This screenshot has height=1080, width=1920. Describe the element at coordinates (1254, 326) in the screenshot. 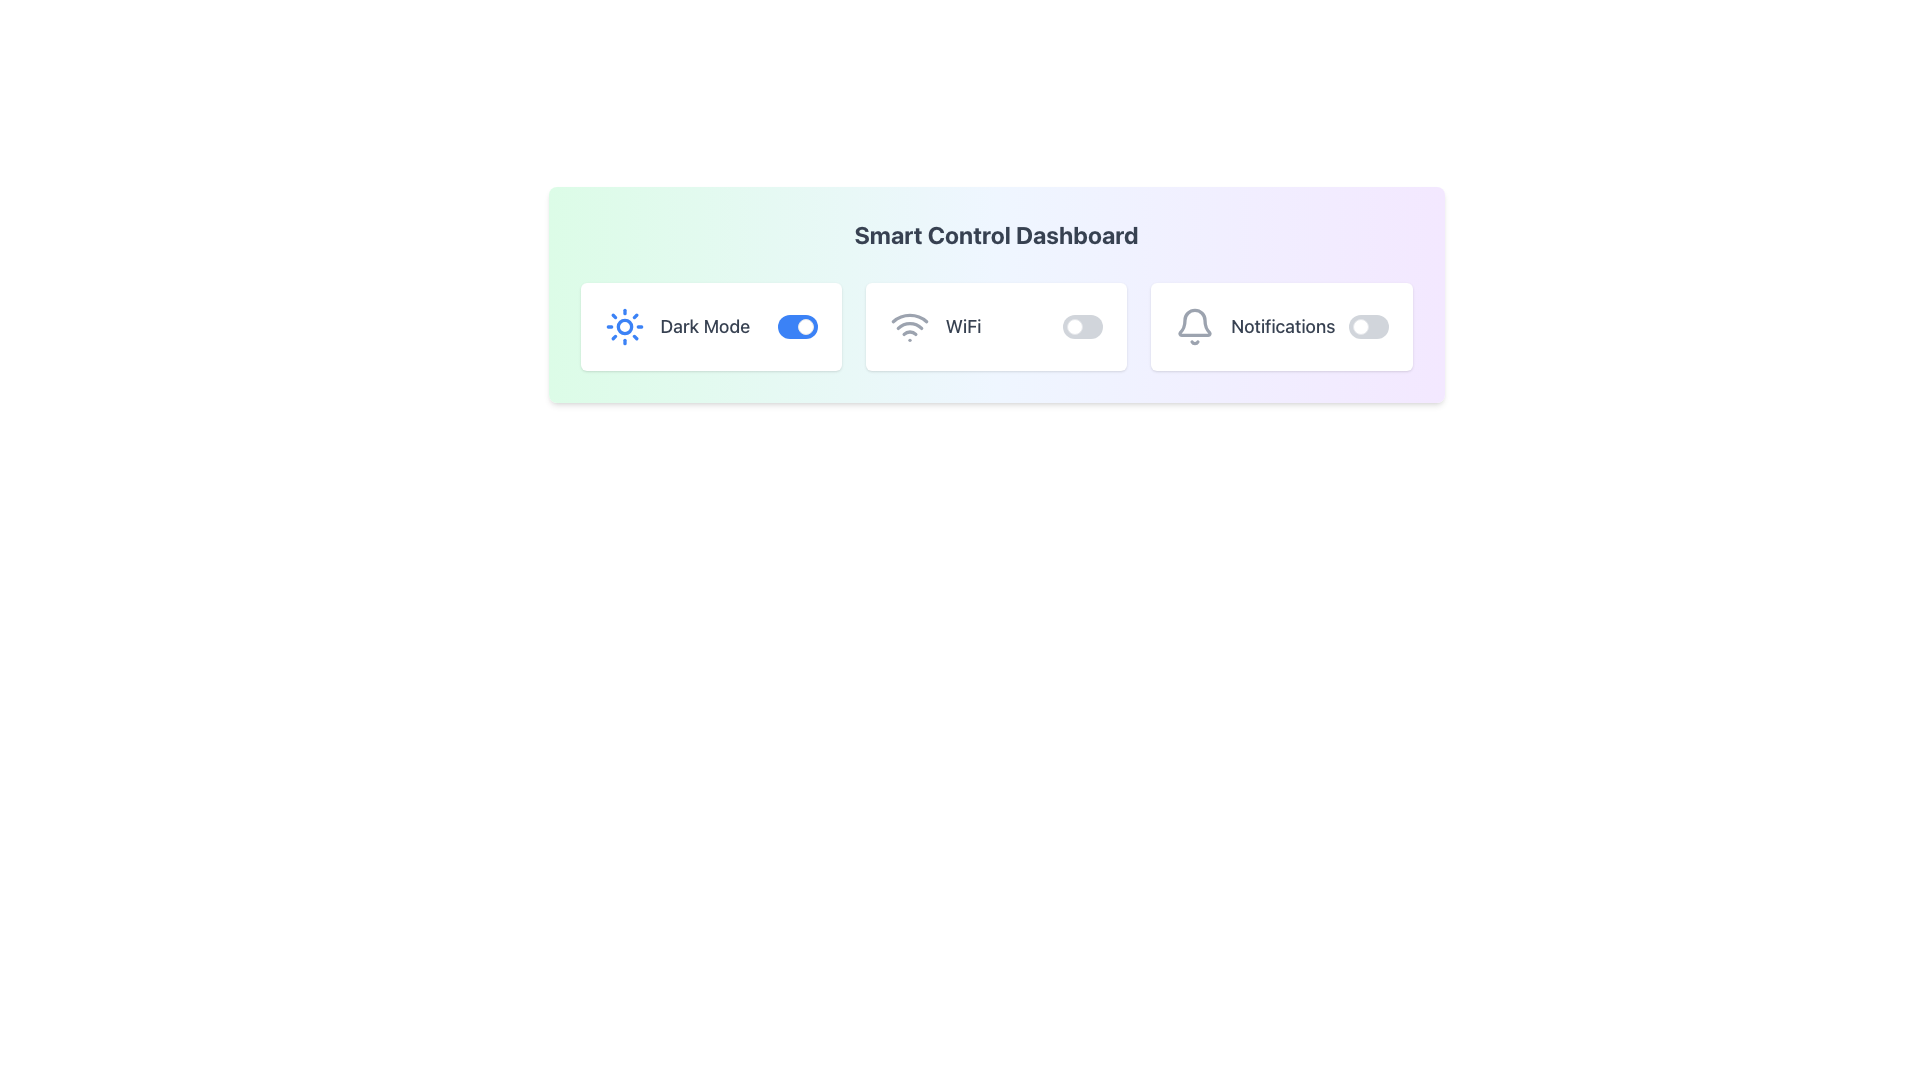

I see `the 'Notifications' label with bell icon located at the top-right section of the dashboard card to view details` at that location.